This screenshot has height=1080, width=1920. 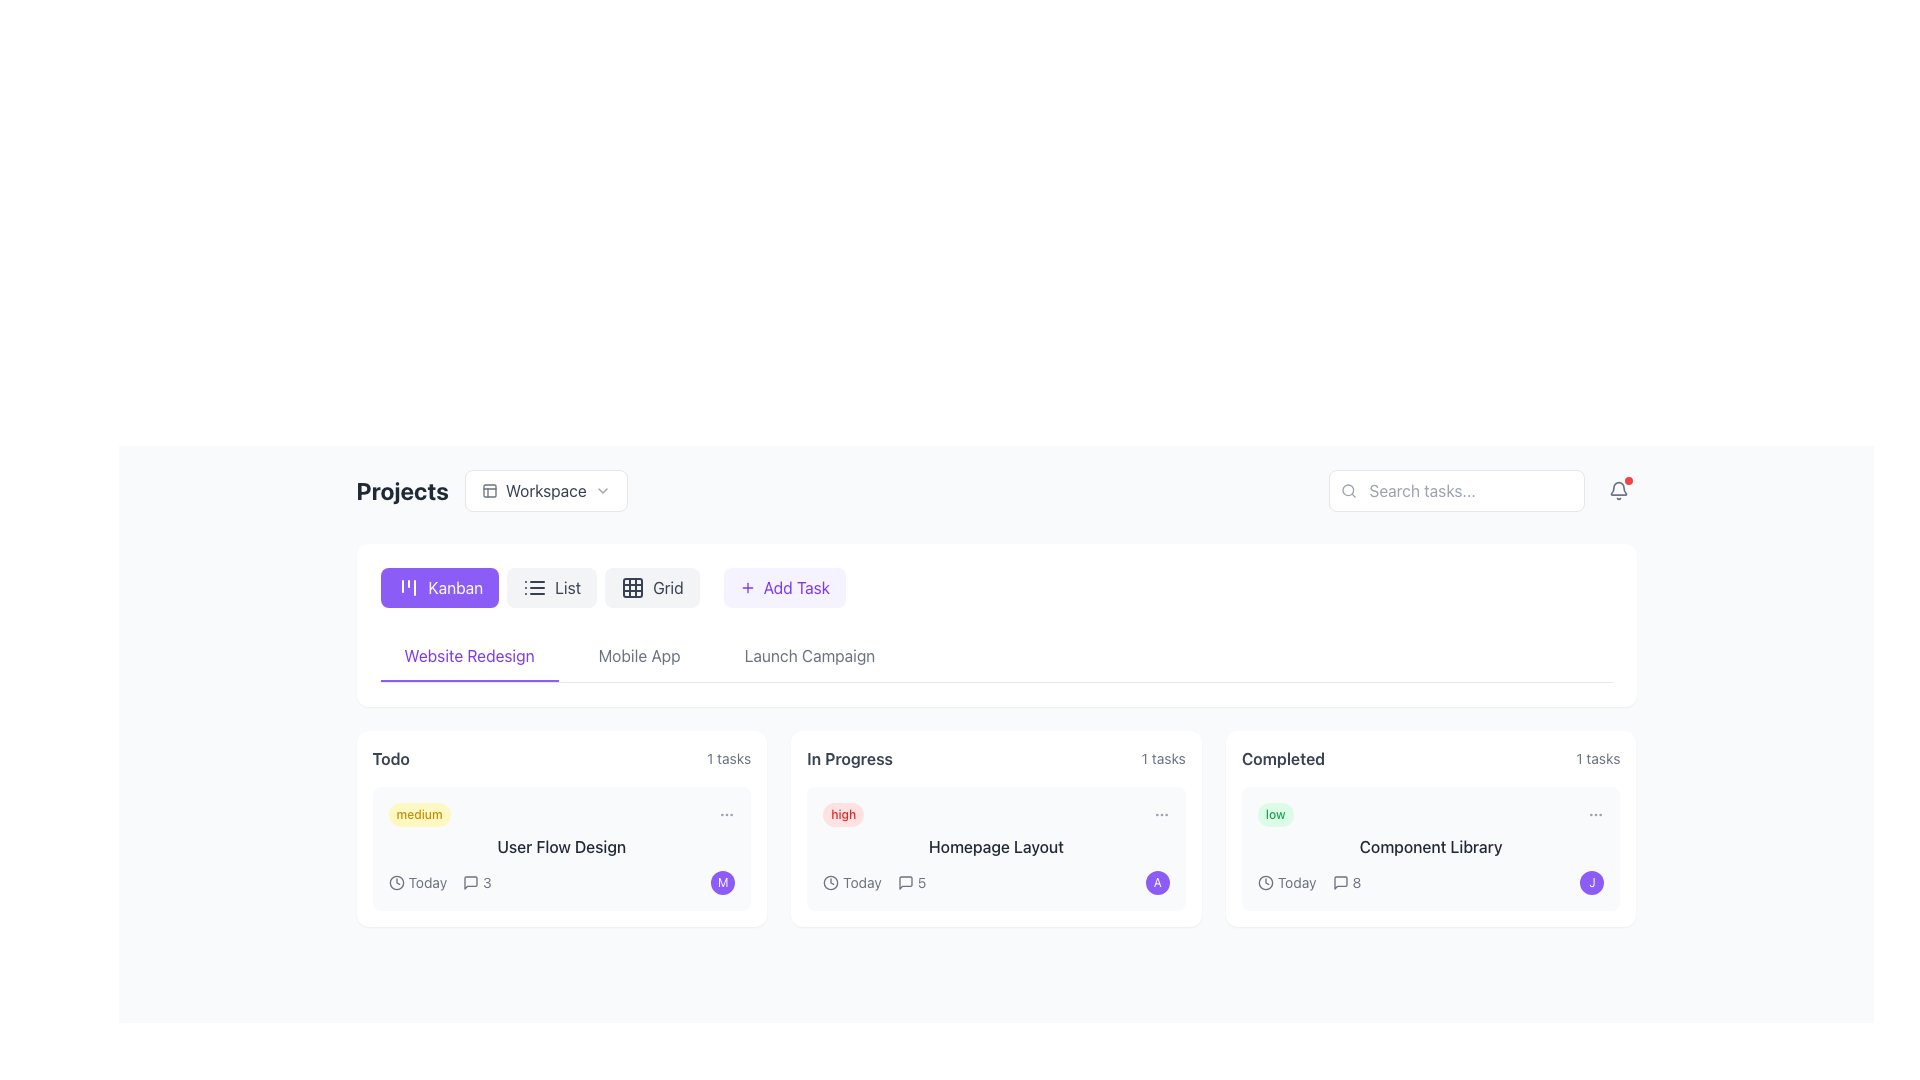 What do you see at coordinates (418, 814) in the screenshot?
I see `the pill-shaped status label with a yellow background and bold orange text reading 'medium', located in the 'Todo' section of the 'User Flow Design' card` at bounding box center [418, 814].